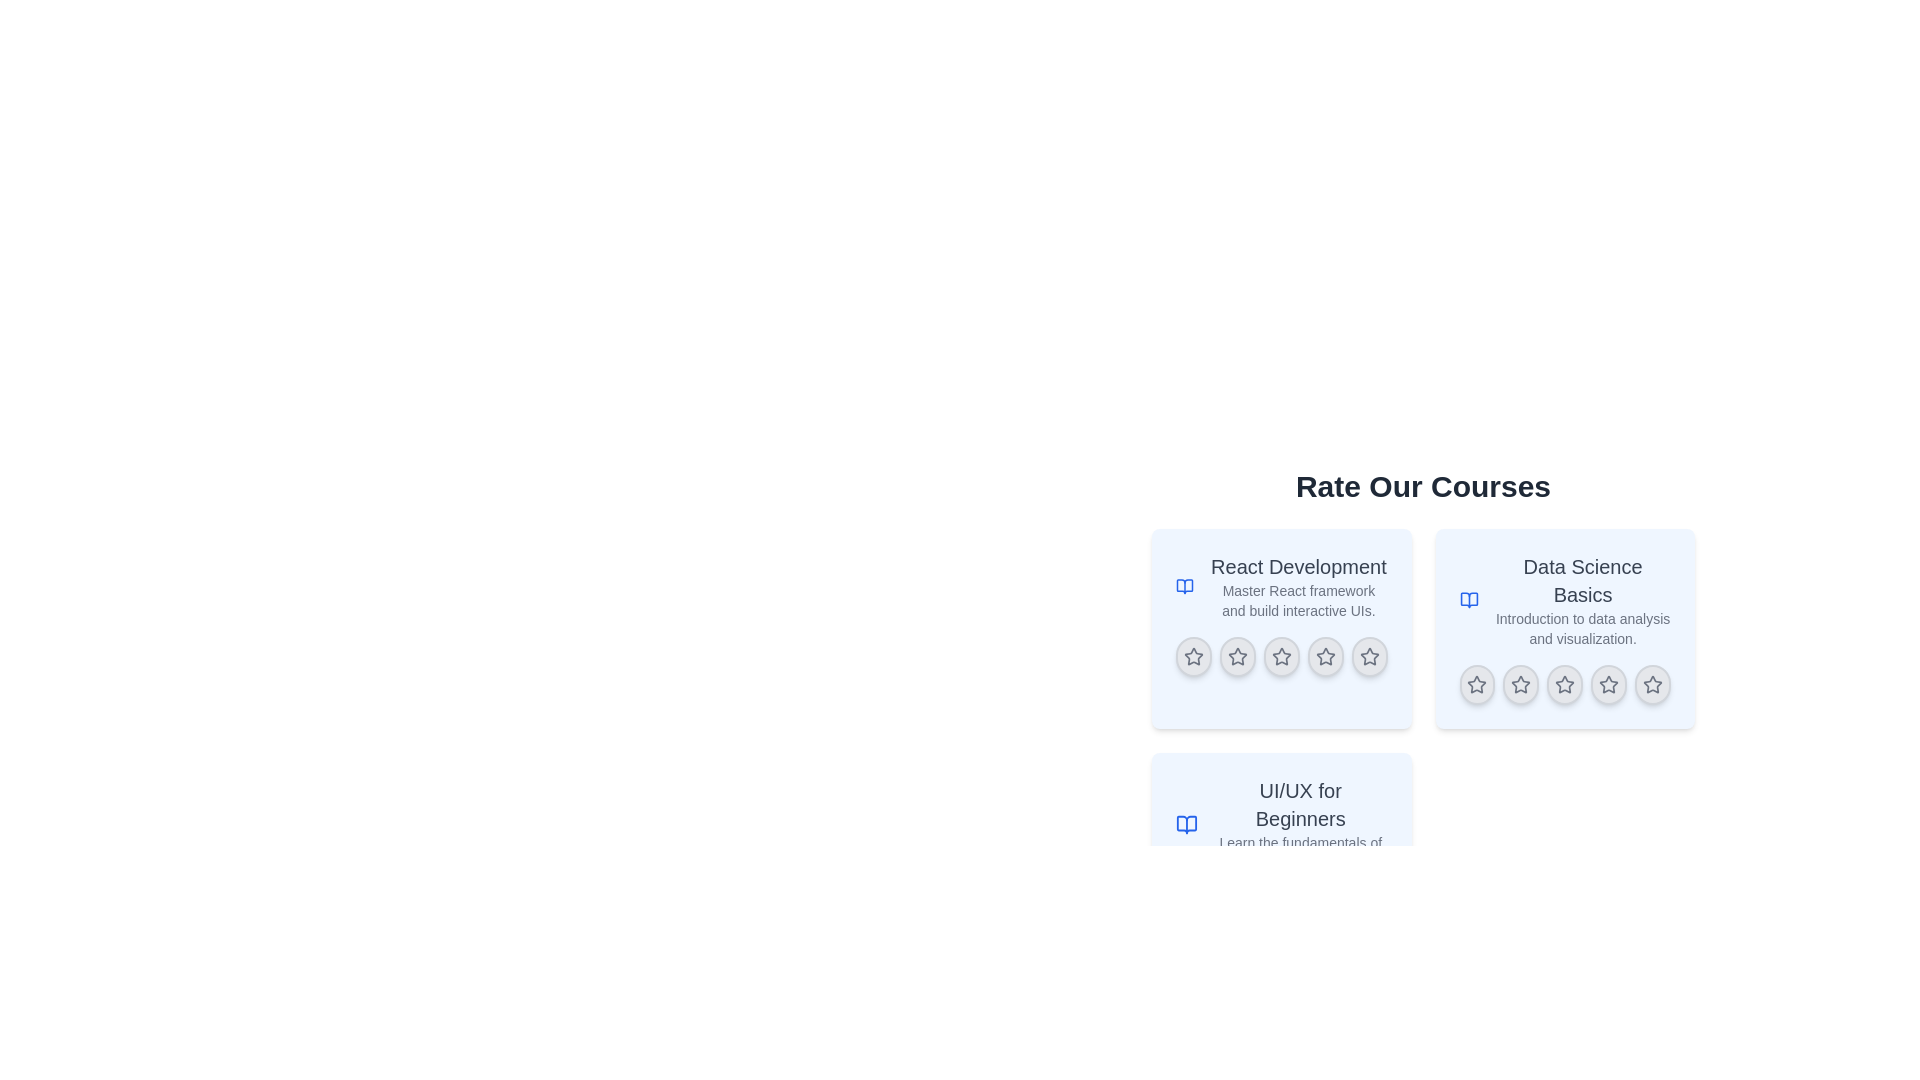 The height and width of the screenshot is (1080, 1920). What do you see at coordinates (1609, 683) in the screenshot?
I see `the fourth hollow star icon` at bounding box center [1609, 683].